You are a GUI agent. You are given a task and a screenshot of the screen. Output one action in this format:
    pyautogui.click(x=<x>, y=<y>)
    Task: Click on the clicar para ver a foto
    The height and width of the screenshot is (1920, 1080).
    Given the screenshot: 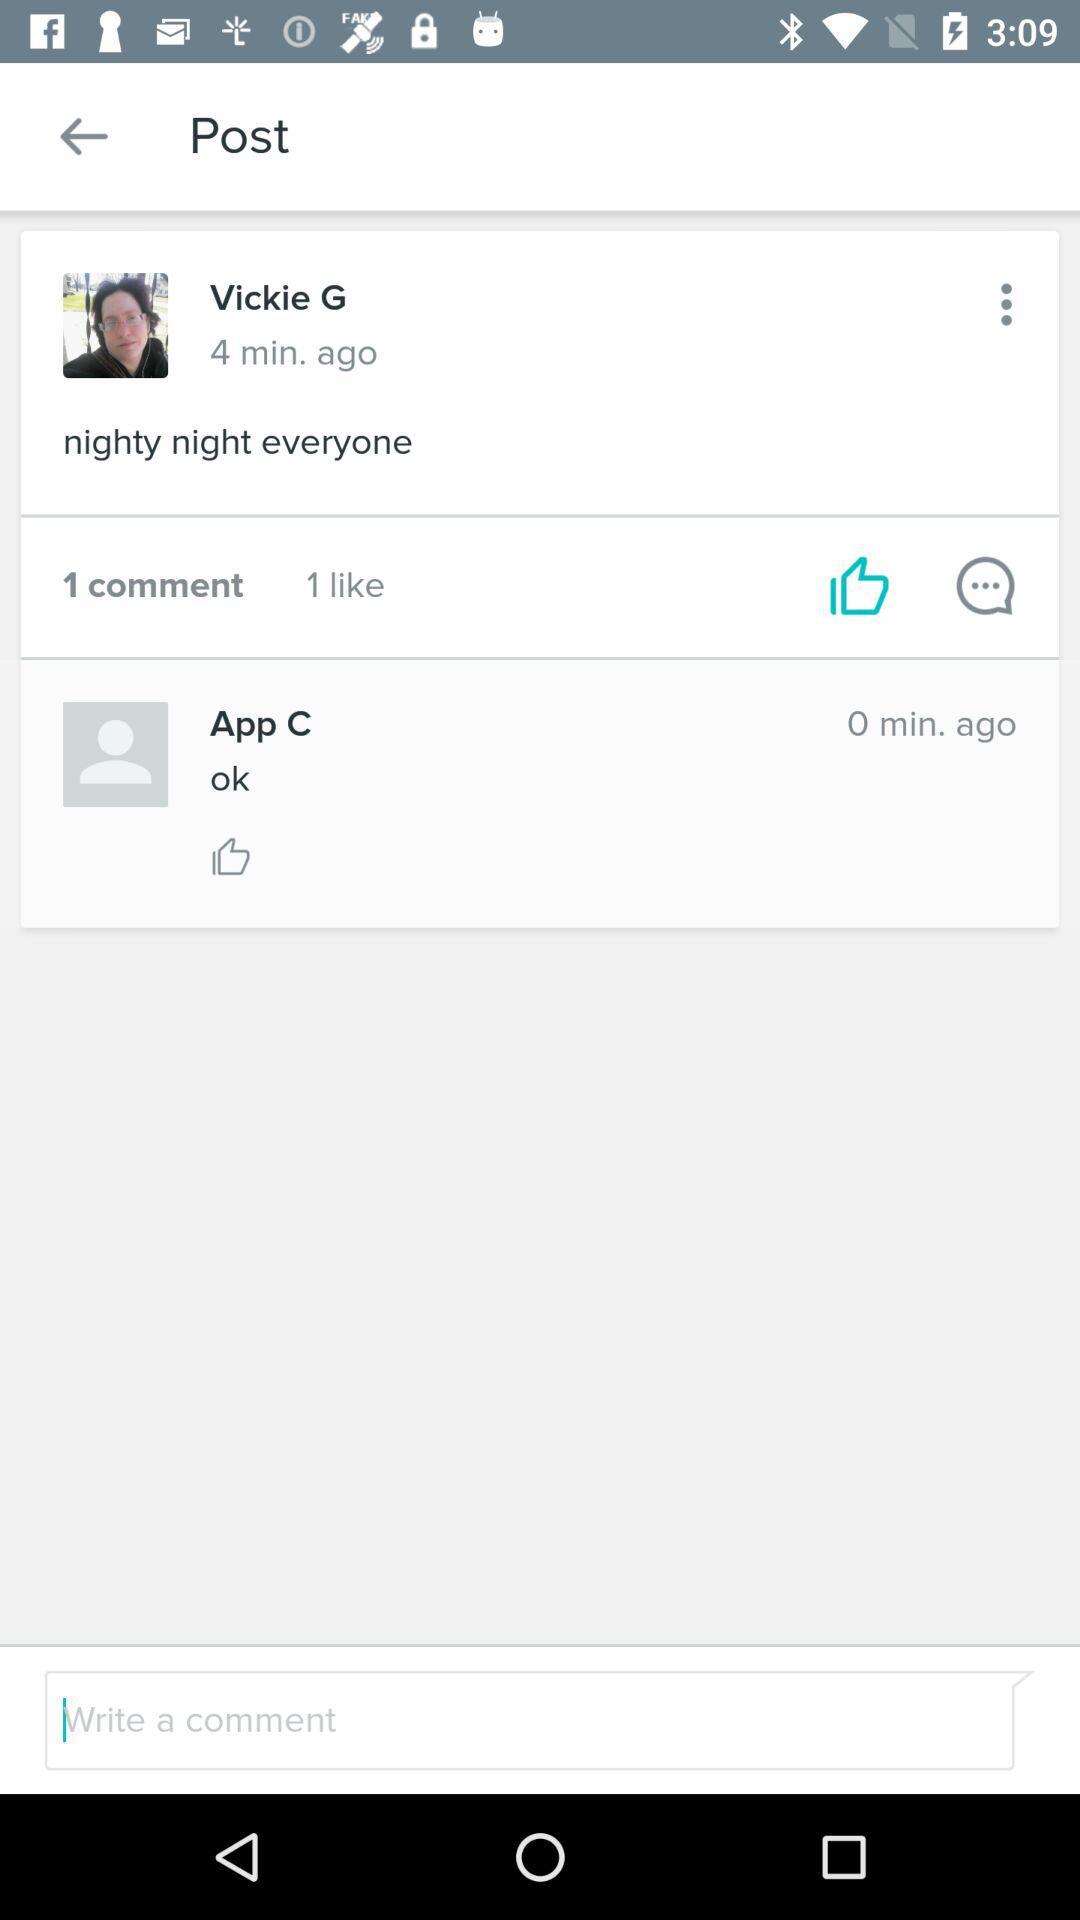 What is the action you would take?
    pyautogui.click(x=115, y=325)
    